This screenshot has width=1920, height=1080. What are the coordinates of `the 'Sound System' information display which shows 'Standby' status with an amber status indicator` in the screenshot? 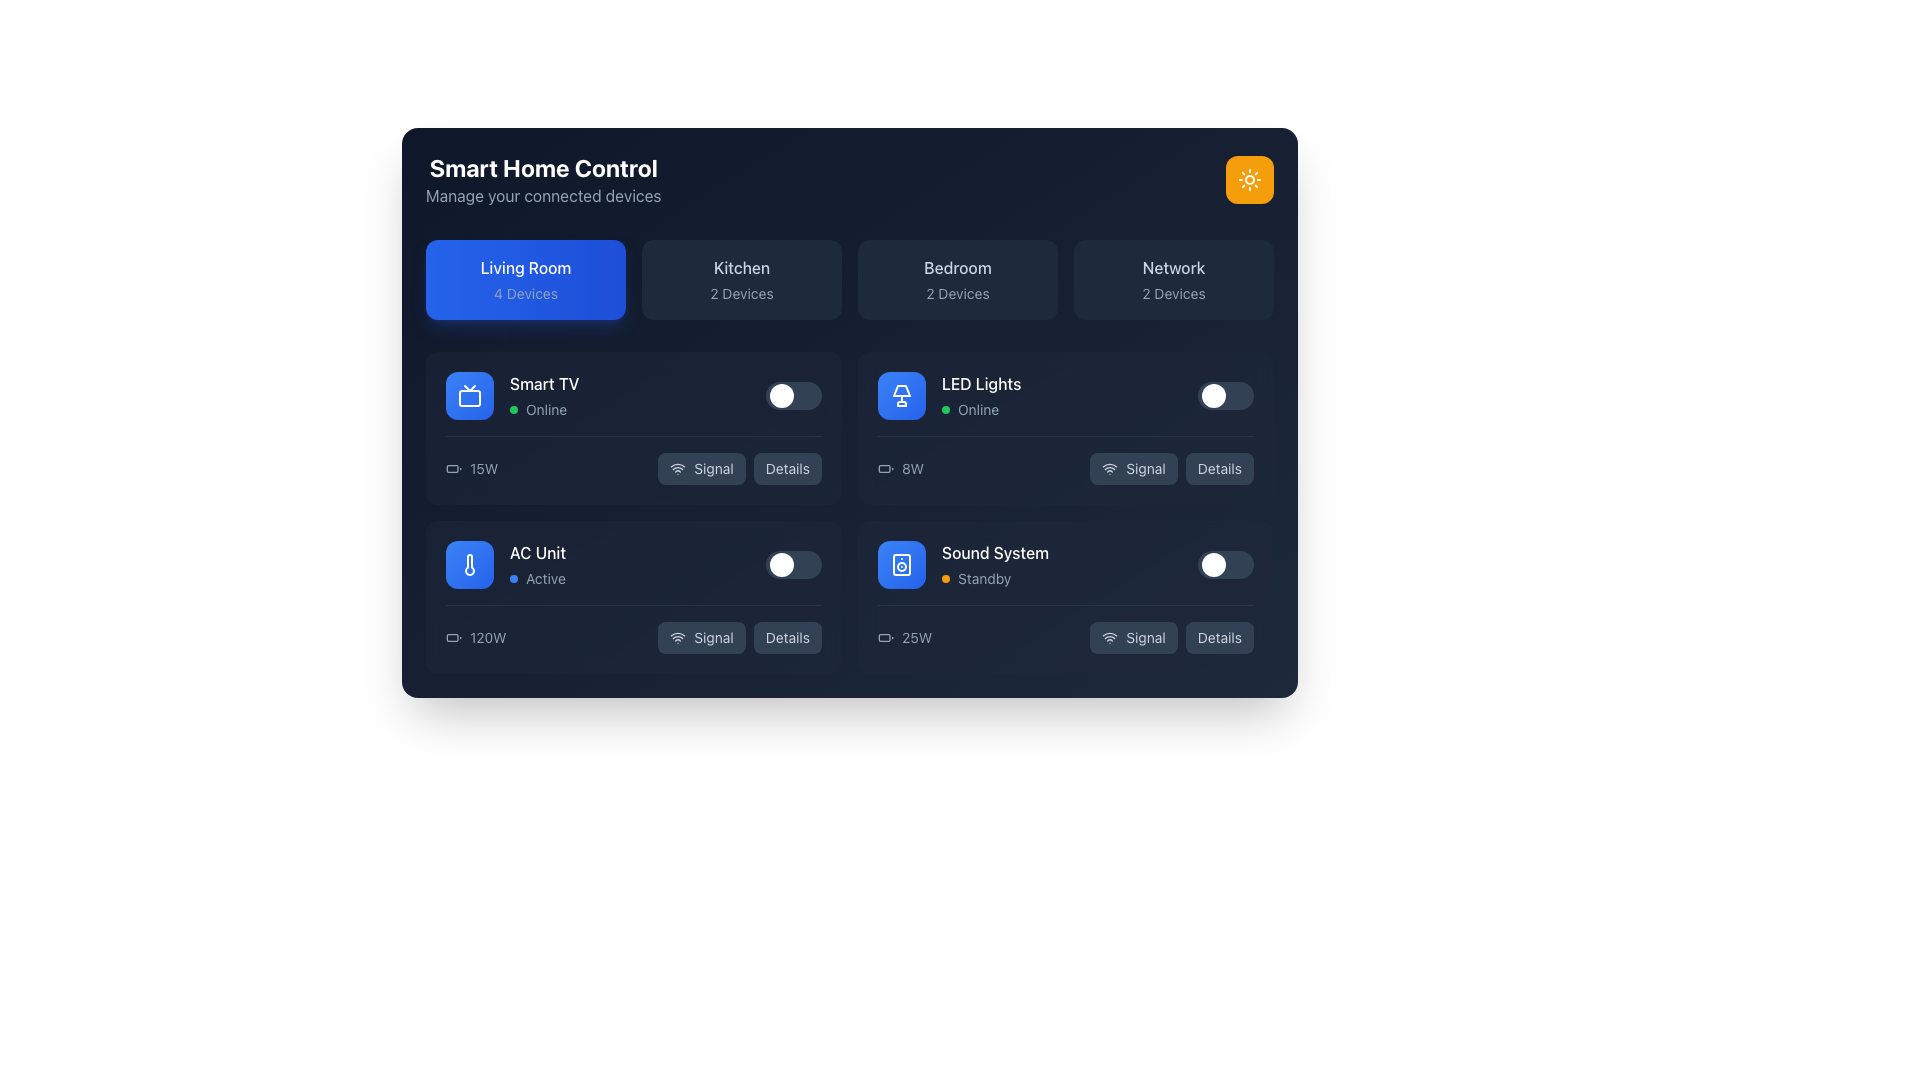 It's located at (995, 564).